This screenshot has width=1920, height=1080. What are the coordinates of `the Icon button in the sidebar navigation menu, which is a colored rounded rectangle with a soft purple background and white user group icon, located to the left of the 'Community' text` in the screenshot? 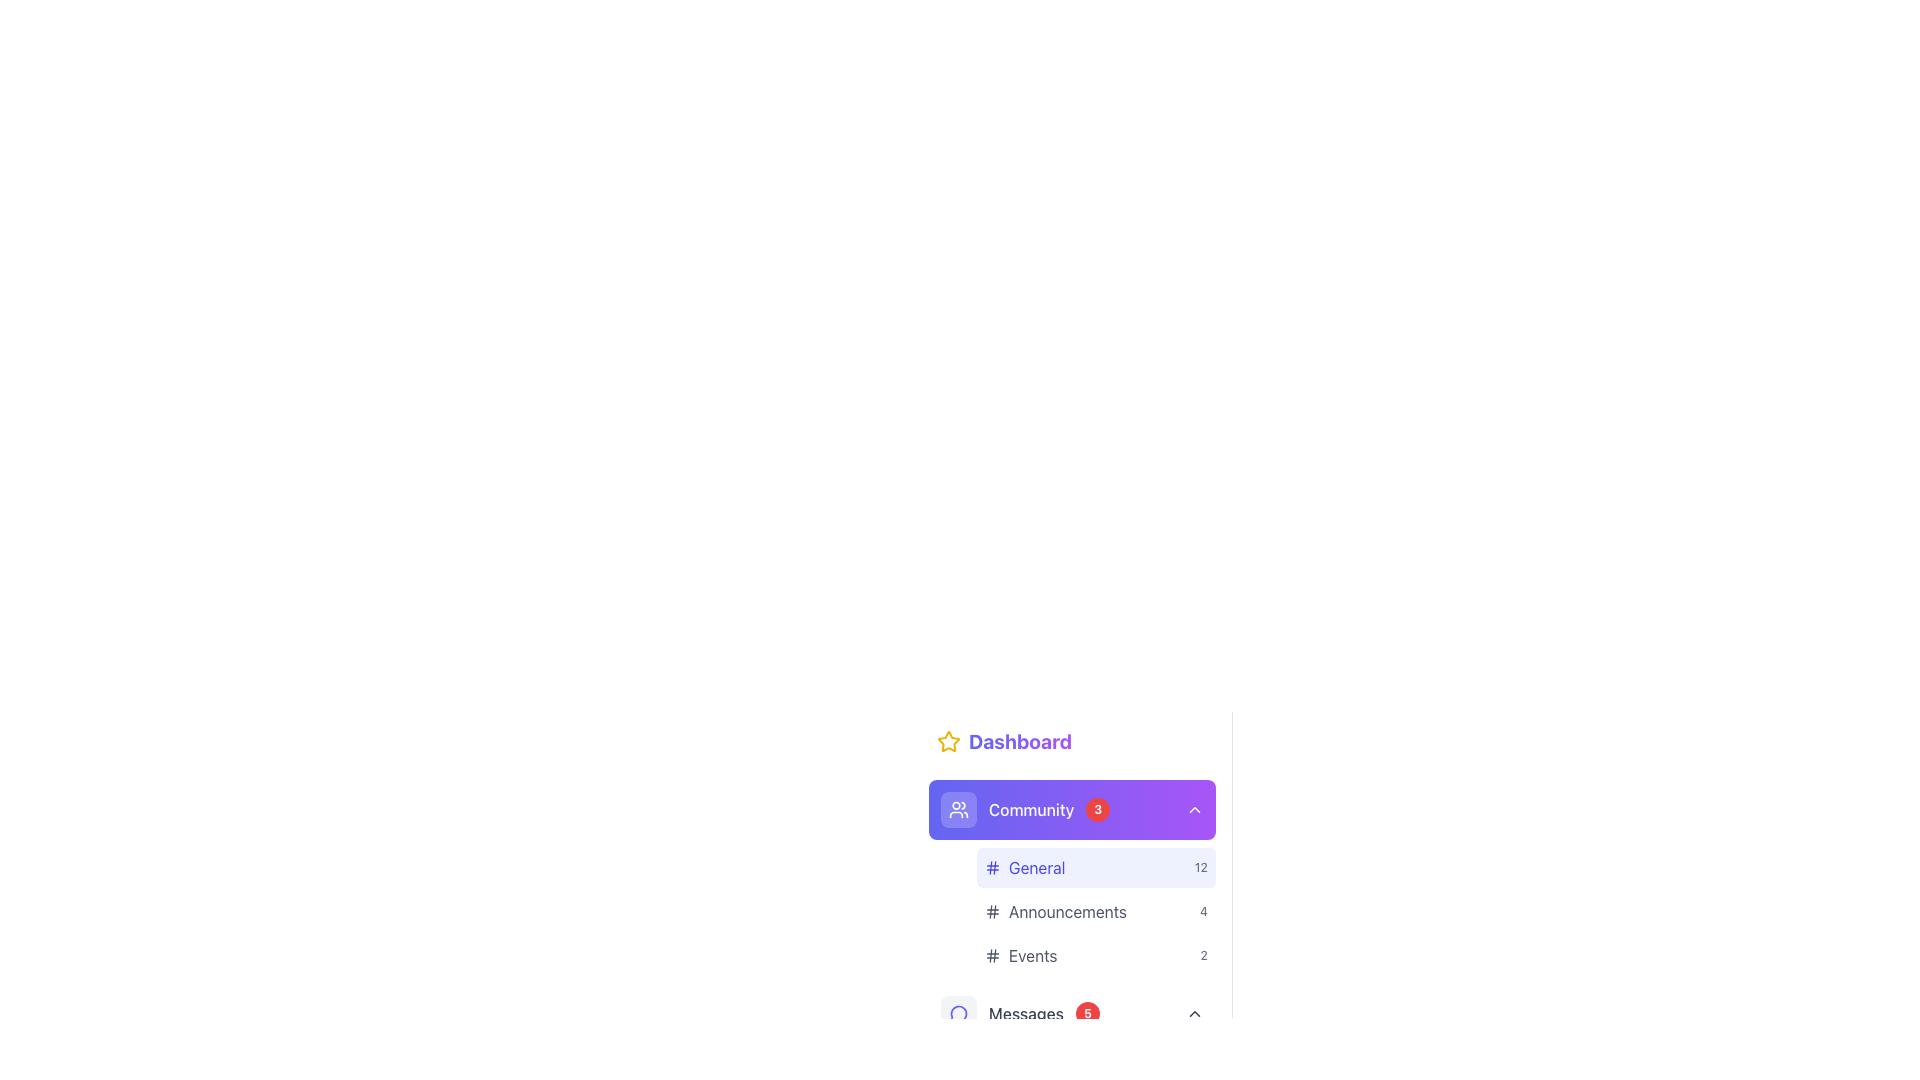 It's located at (958, 810).